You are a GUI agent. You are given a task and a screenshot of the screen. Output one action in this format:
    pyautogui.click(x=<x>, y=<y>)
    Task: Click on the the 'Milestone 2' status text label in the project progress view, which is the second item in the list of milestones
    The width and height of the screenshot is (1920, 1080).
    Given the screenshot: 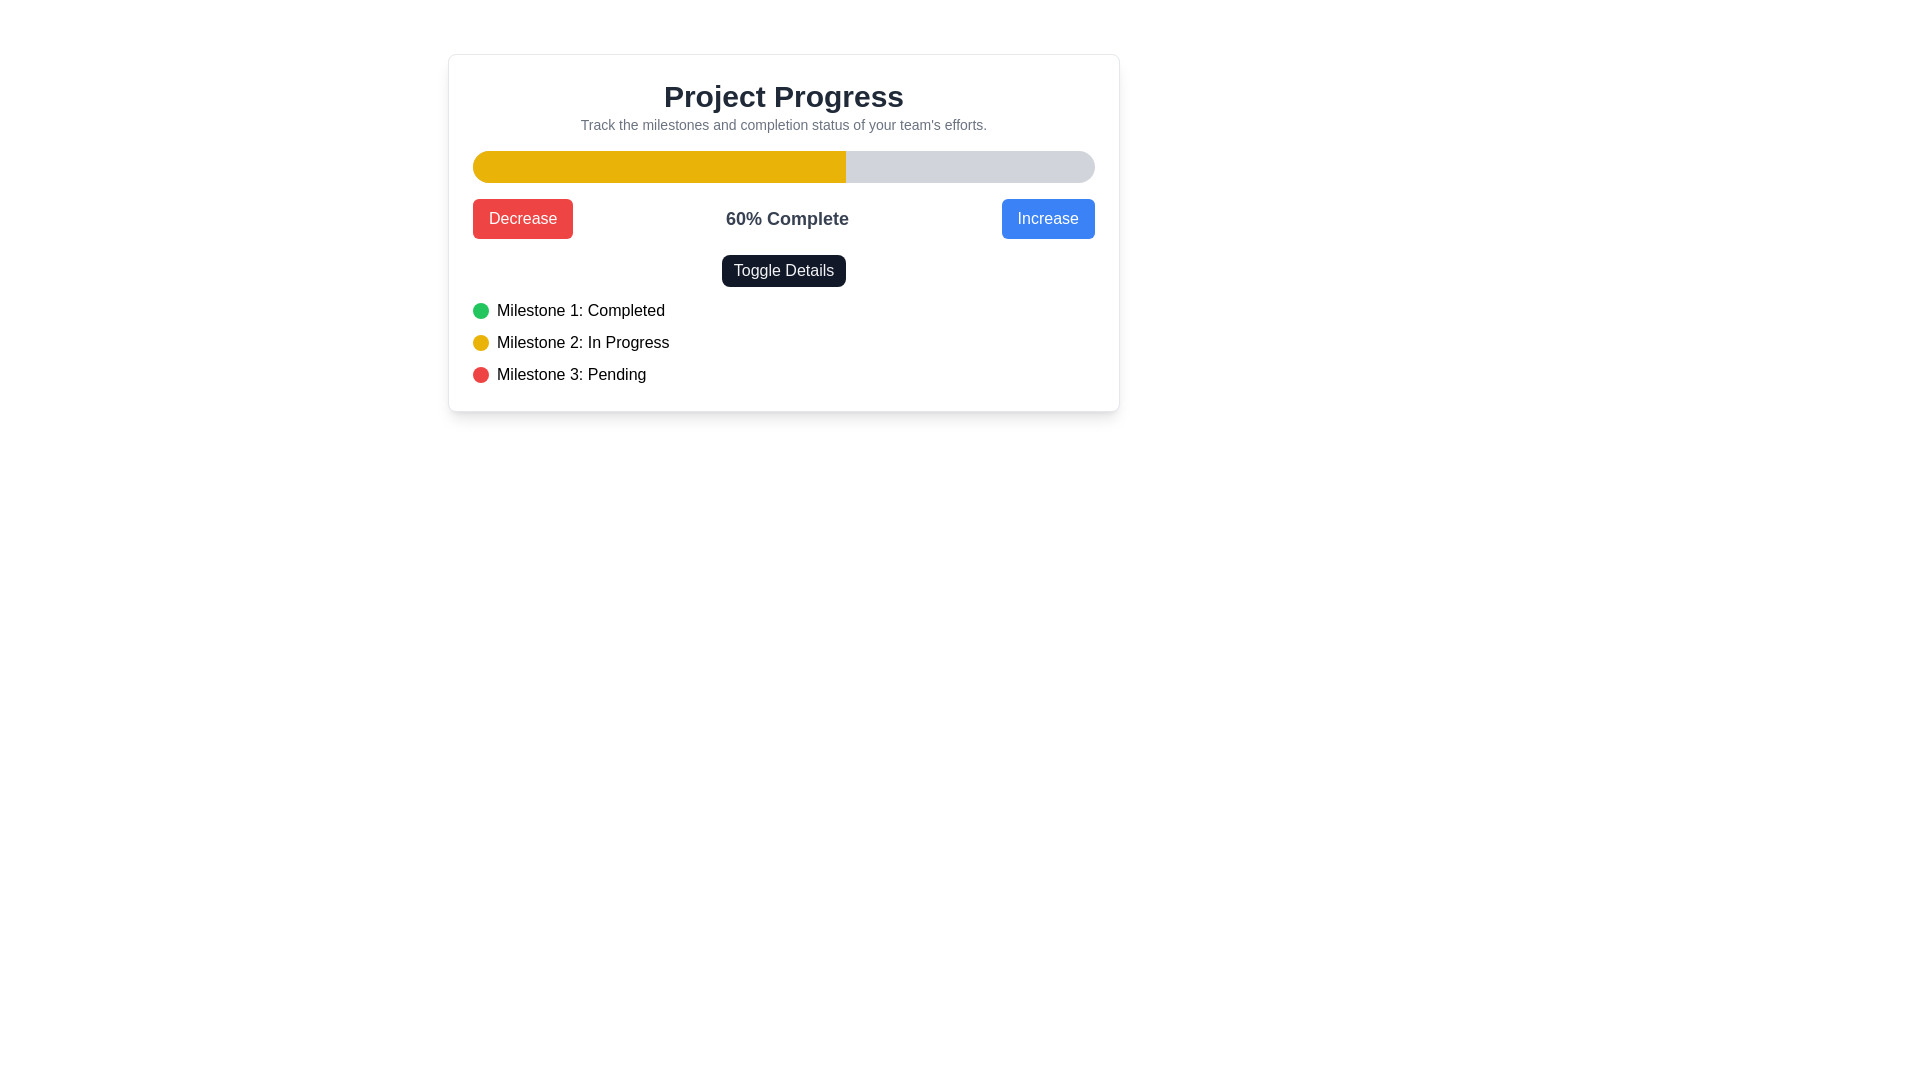 What is the action you would take?
    pyautogui.click(x=582, y=342)
    